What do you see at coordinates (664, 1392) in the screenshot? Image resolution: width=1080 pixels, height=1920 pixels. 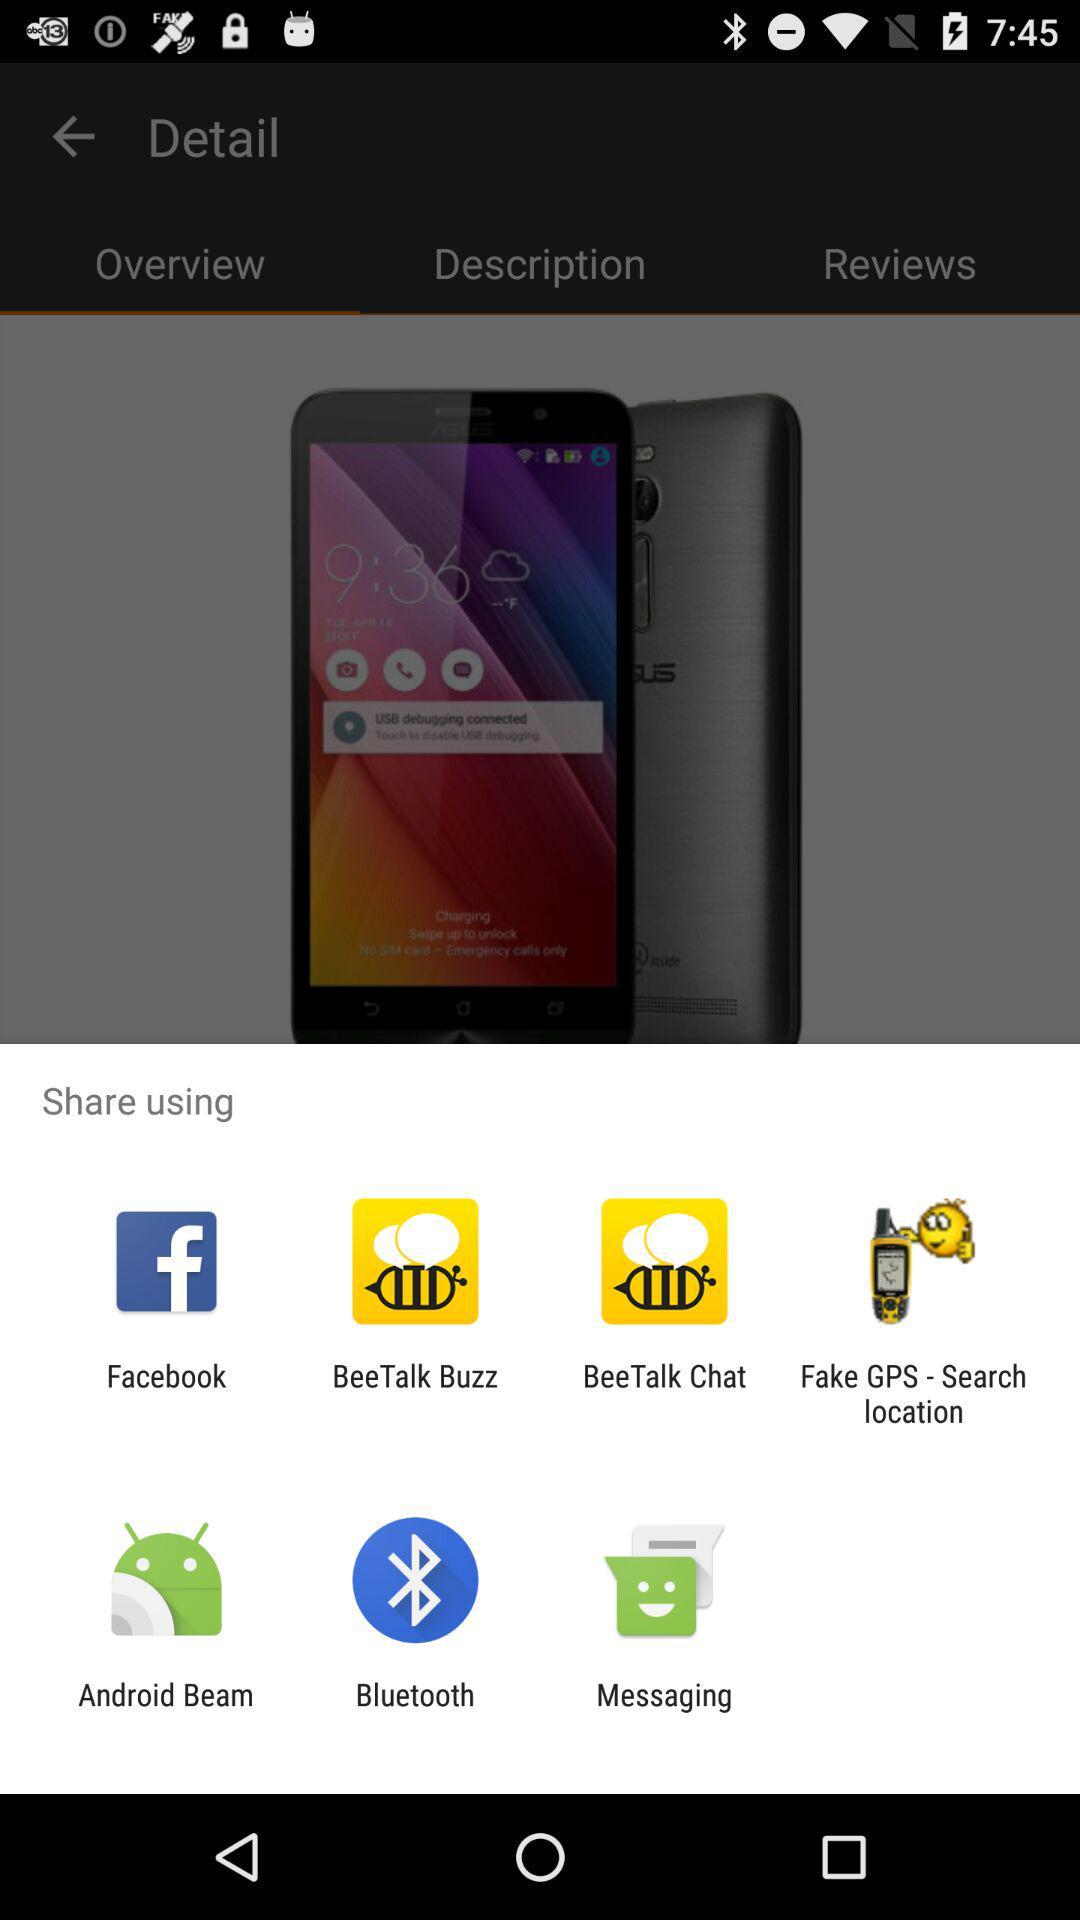 I see `the beetalk chat app` at bounding box center [664, 1392].